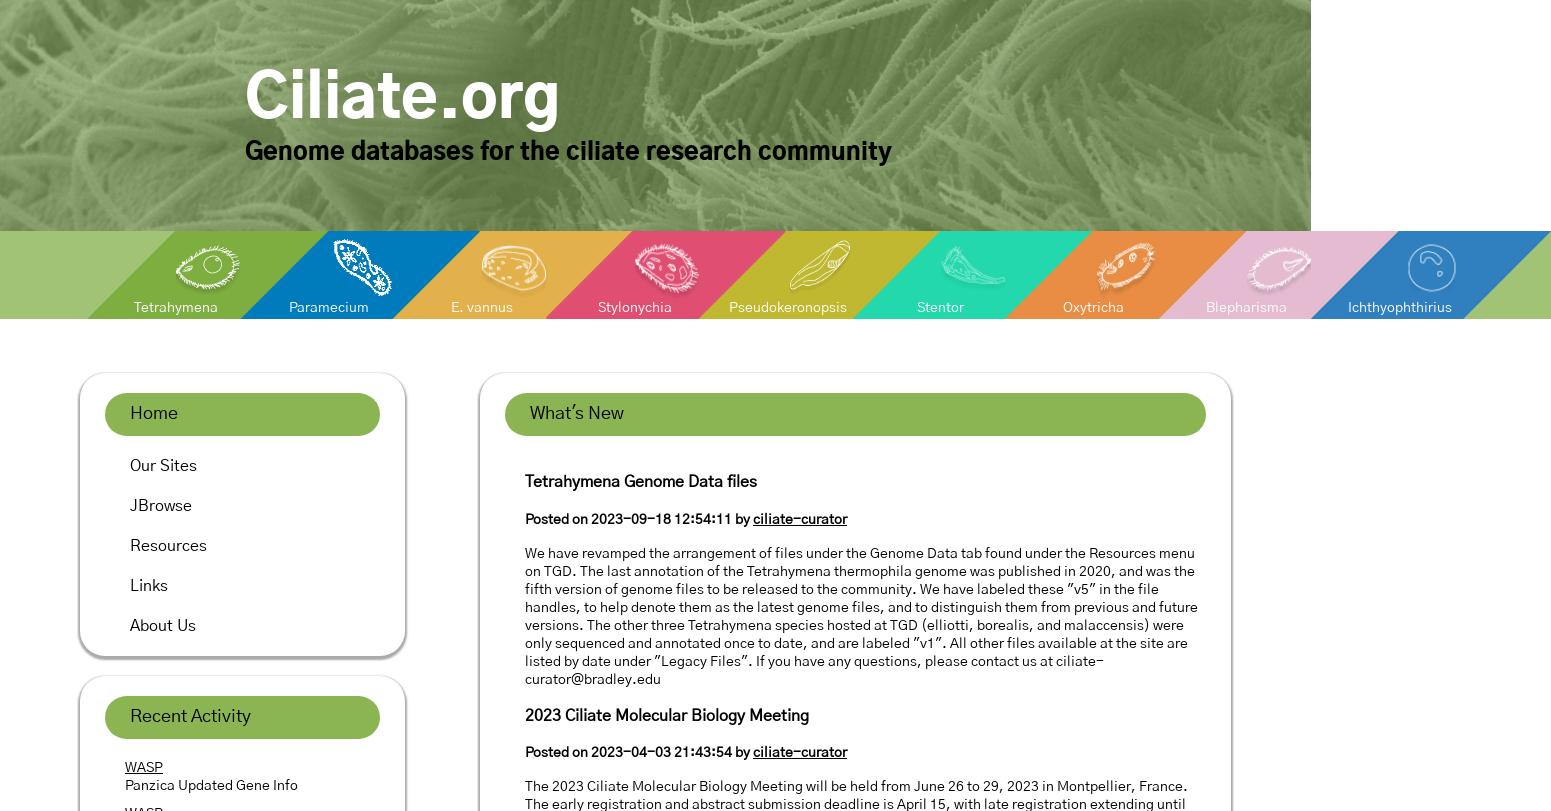 This screenshot has height=811, width=1551. Describe the element at coordinates (148, 585) in the screenshot. I see `'Links'` at that location.